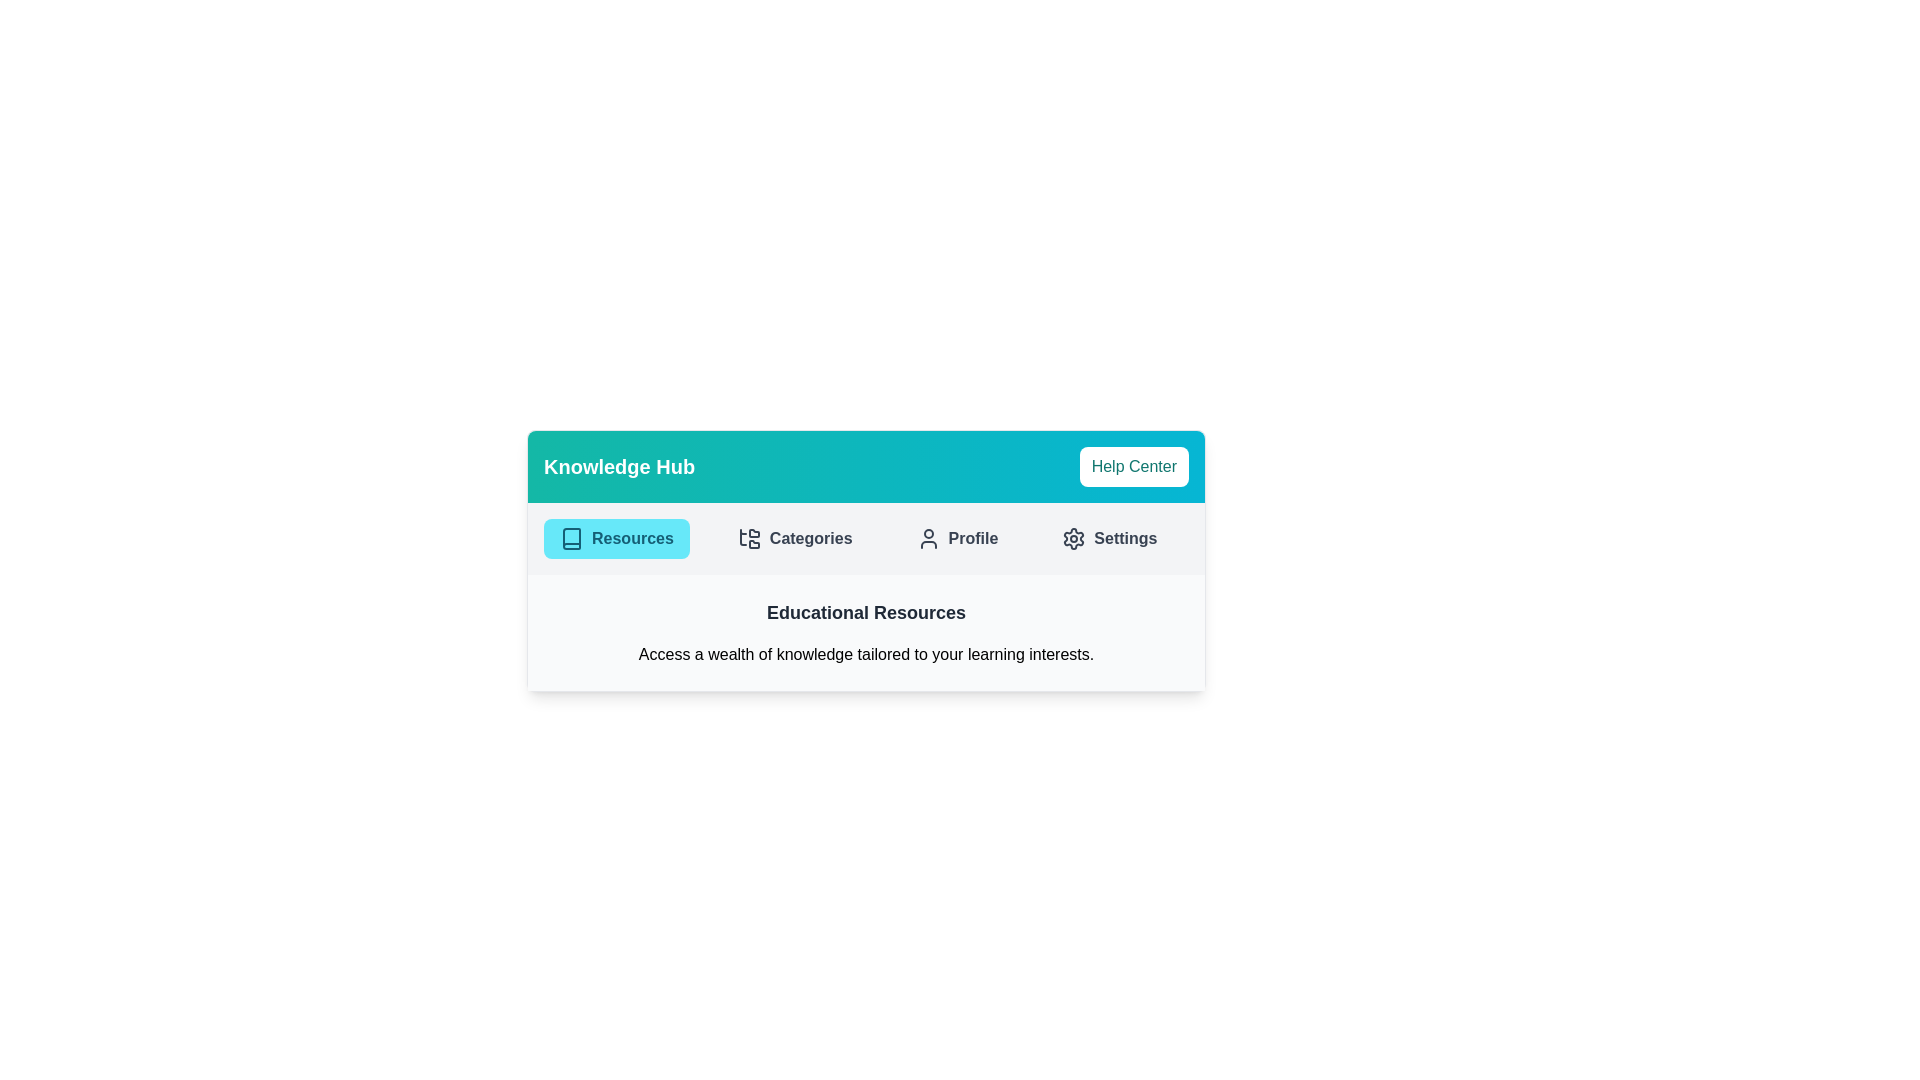 The width and height of the screenshot is (1920, 1080). Describe the element at coordinates (794, 538) in the screenshot. I see `the 'Categories' button in the navigation bar` at that location.